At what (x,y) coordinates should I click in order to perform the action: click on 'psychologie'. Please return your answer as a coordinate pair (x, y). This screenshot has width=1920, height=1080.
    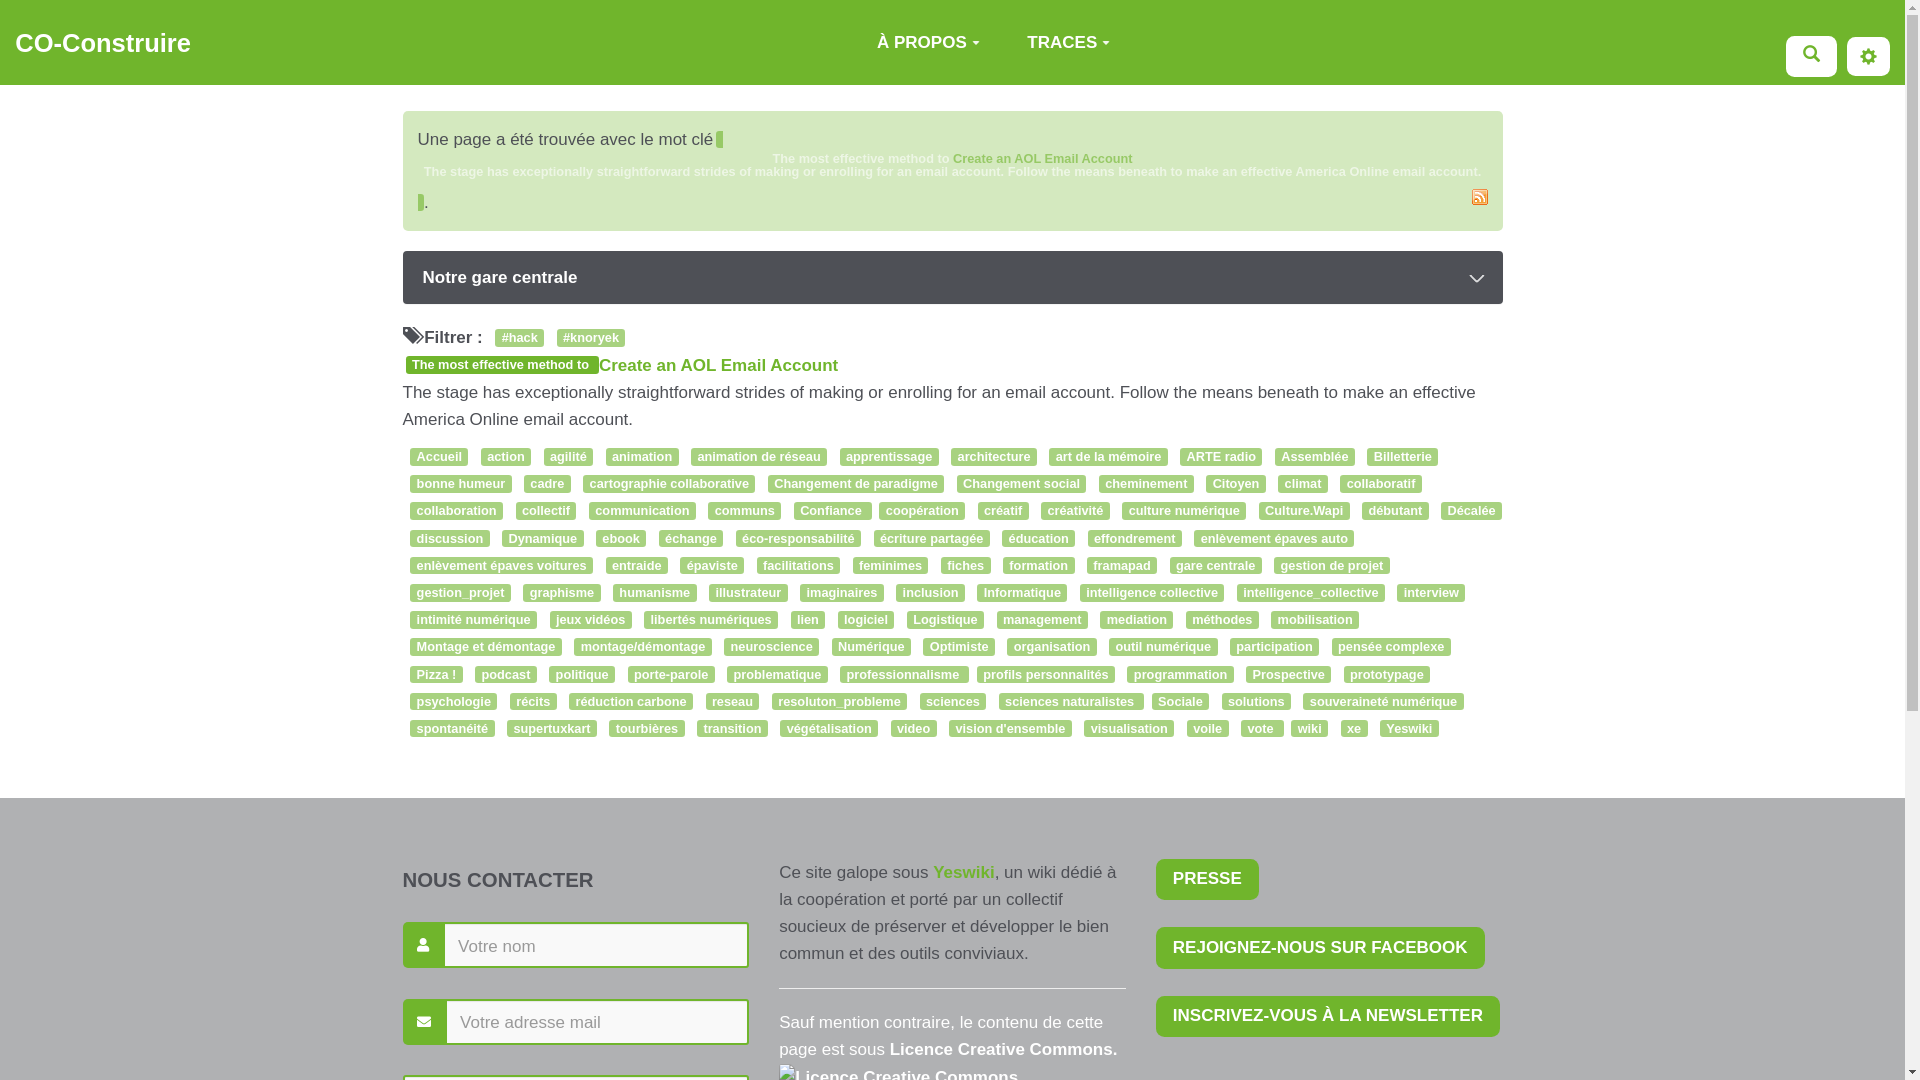
    Looking at the image, I should click on (452, 701).